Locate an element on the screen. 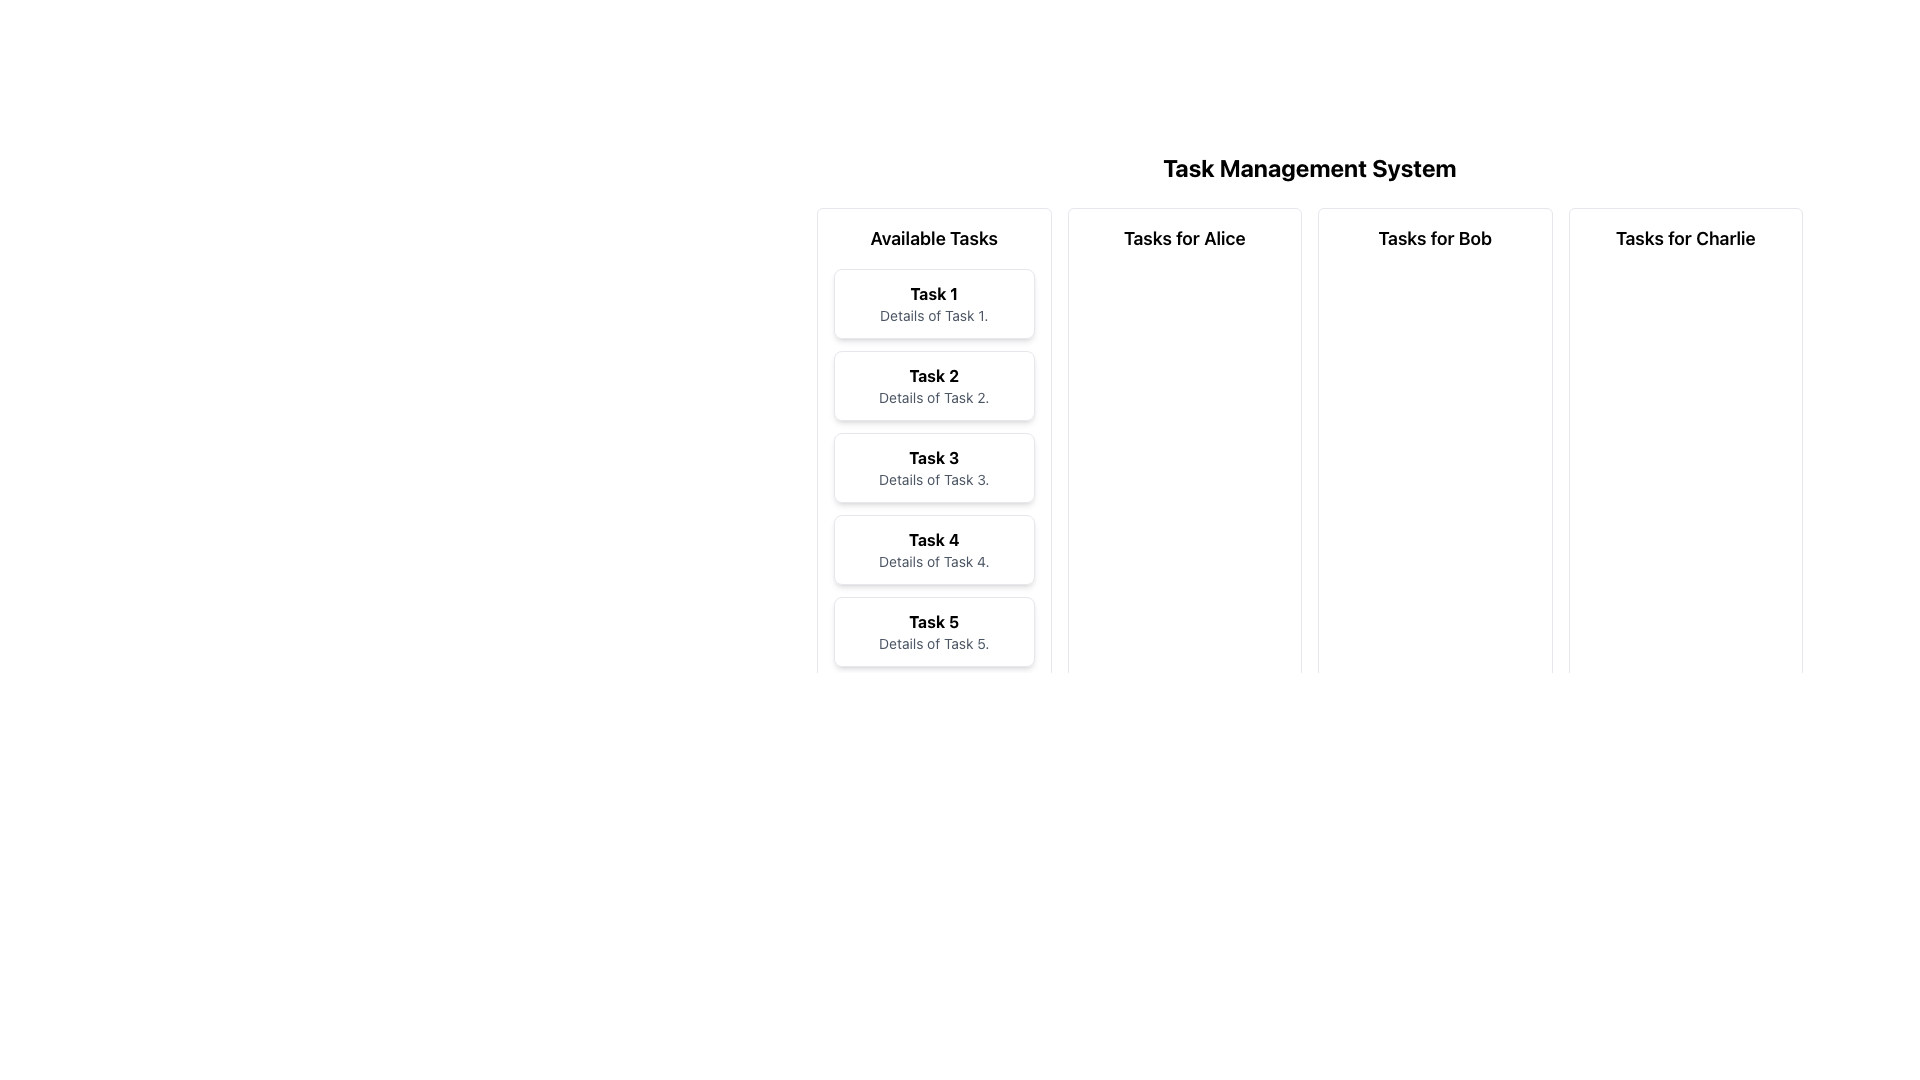  the header text 'Task 2', which is bold and located at the top of the second card in the 'Available Tasks' column is located at coordinates (933, 375).